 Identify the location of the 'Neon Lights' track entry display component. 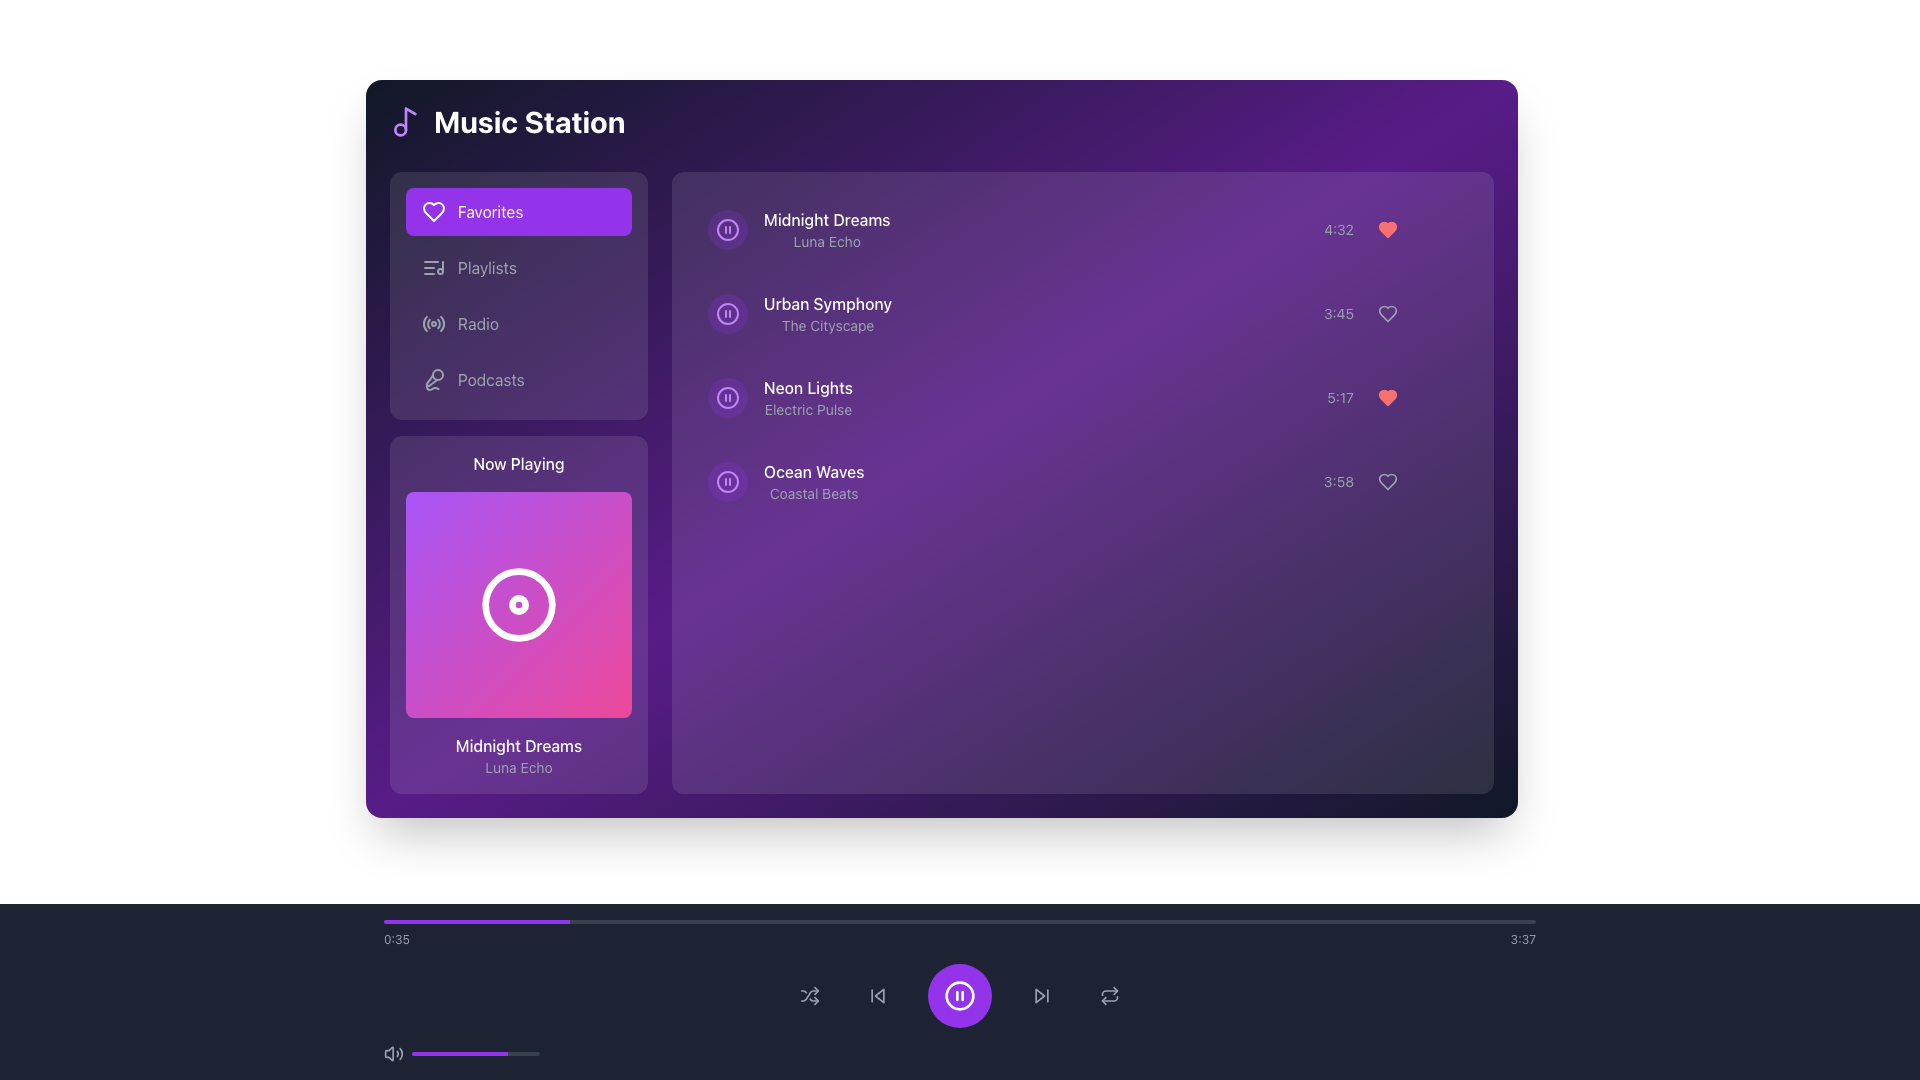
(779, 397).